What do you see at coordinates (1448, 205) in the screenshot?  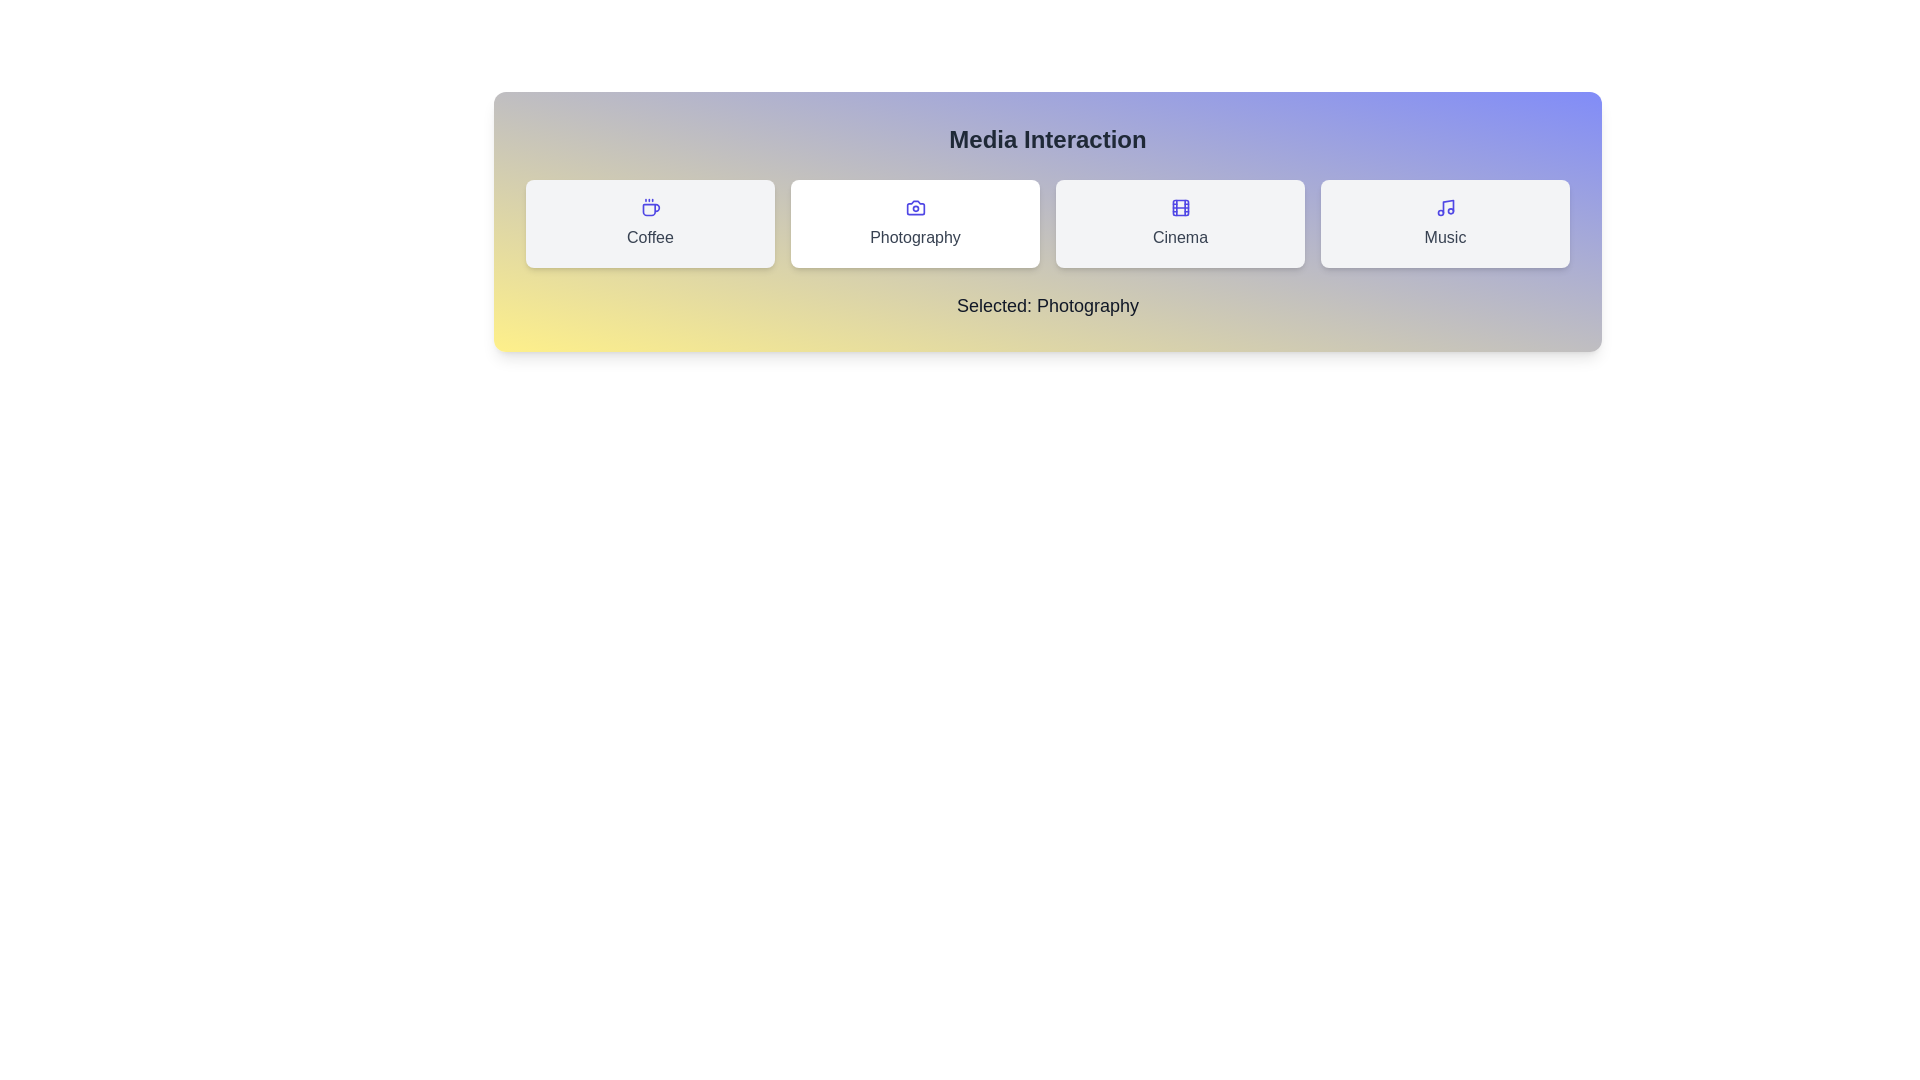 I see `the button containing the music-related SVG icon representing a musical note, located in the top-right section under the title 'Media Interaction'` at bounding box center [1448, 205].